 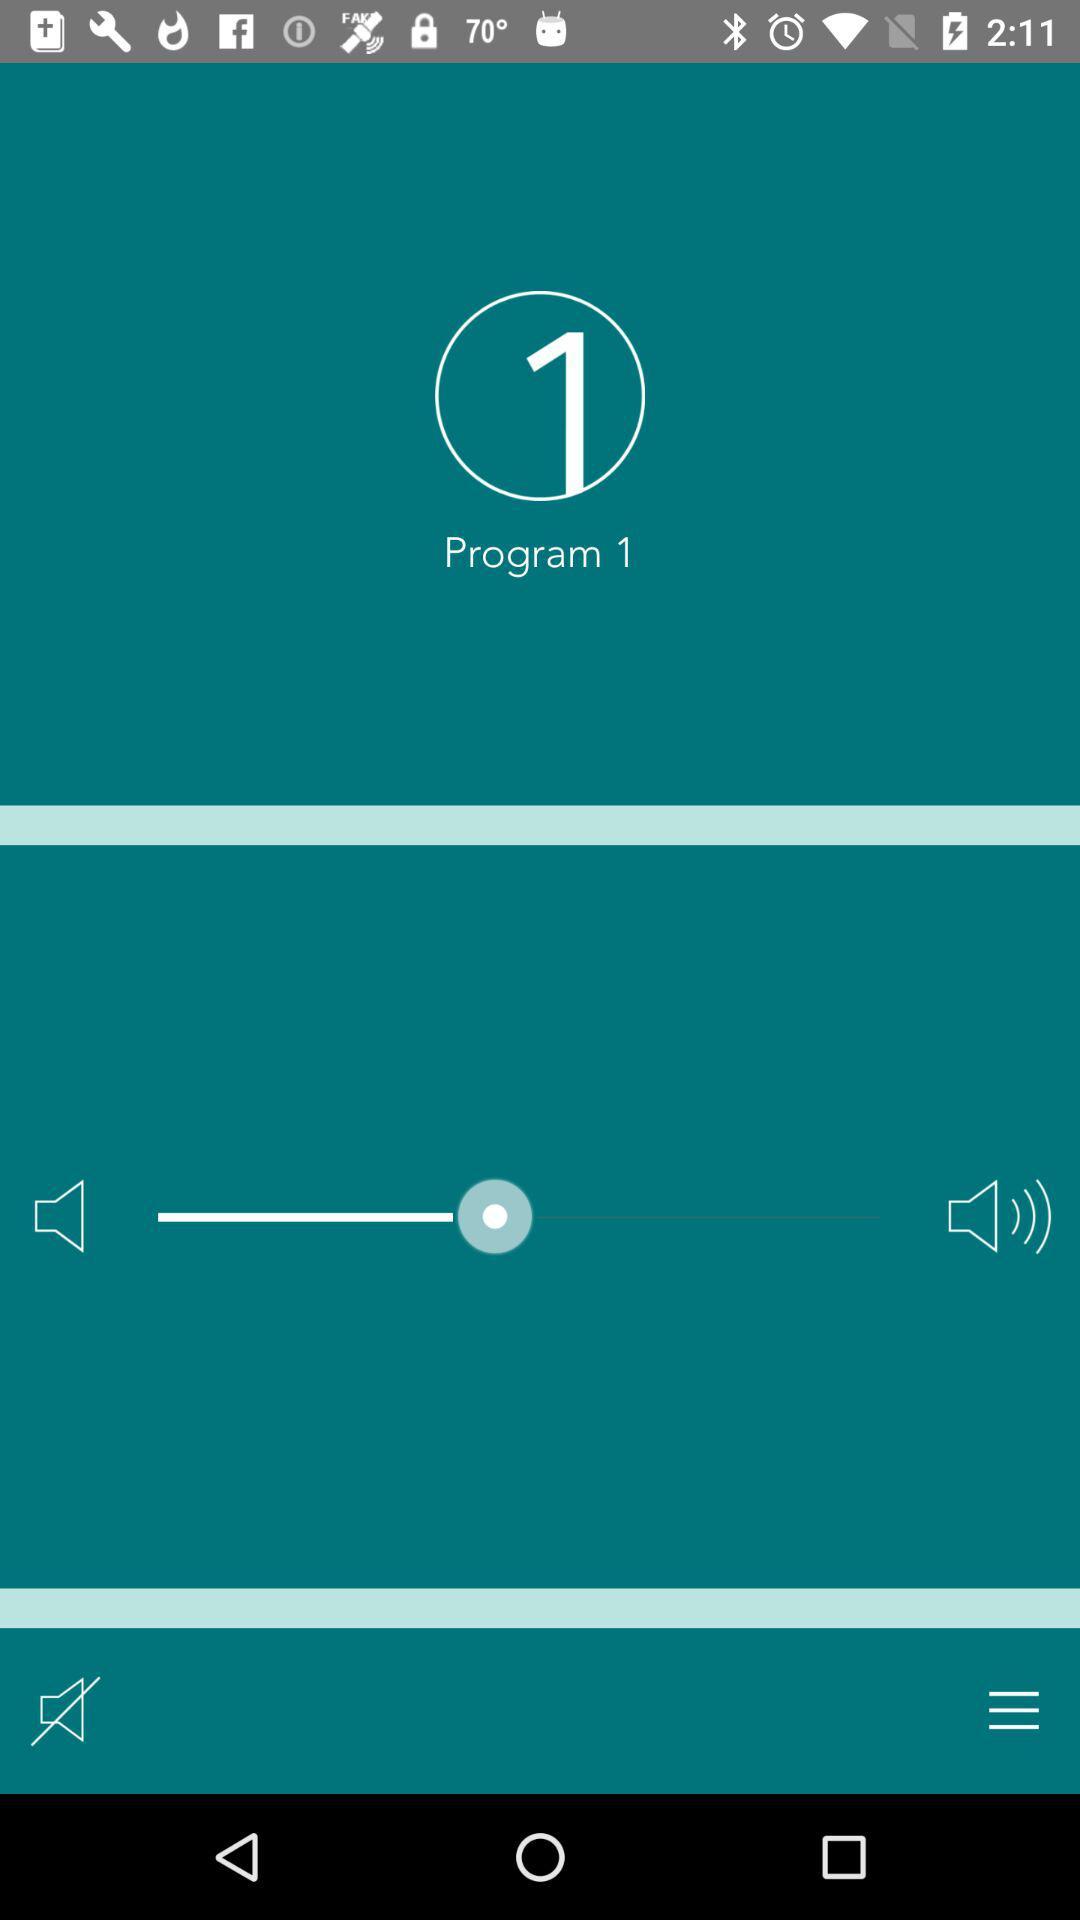 I want to click on mute sound, so click(x=64, y=1709).